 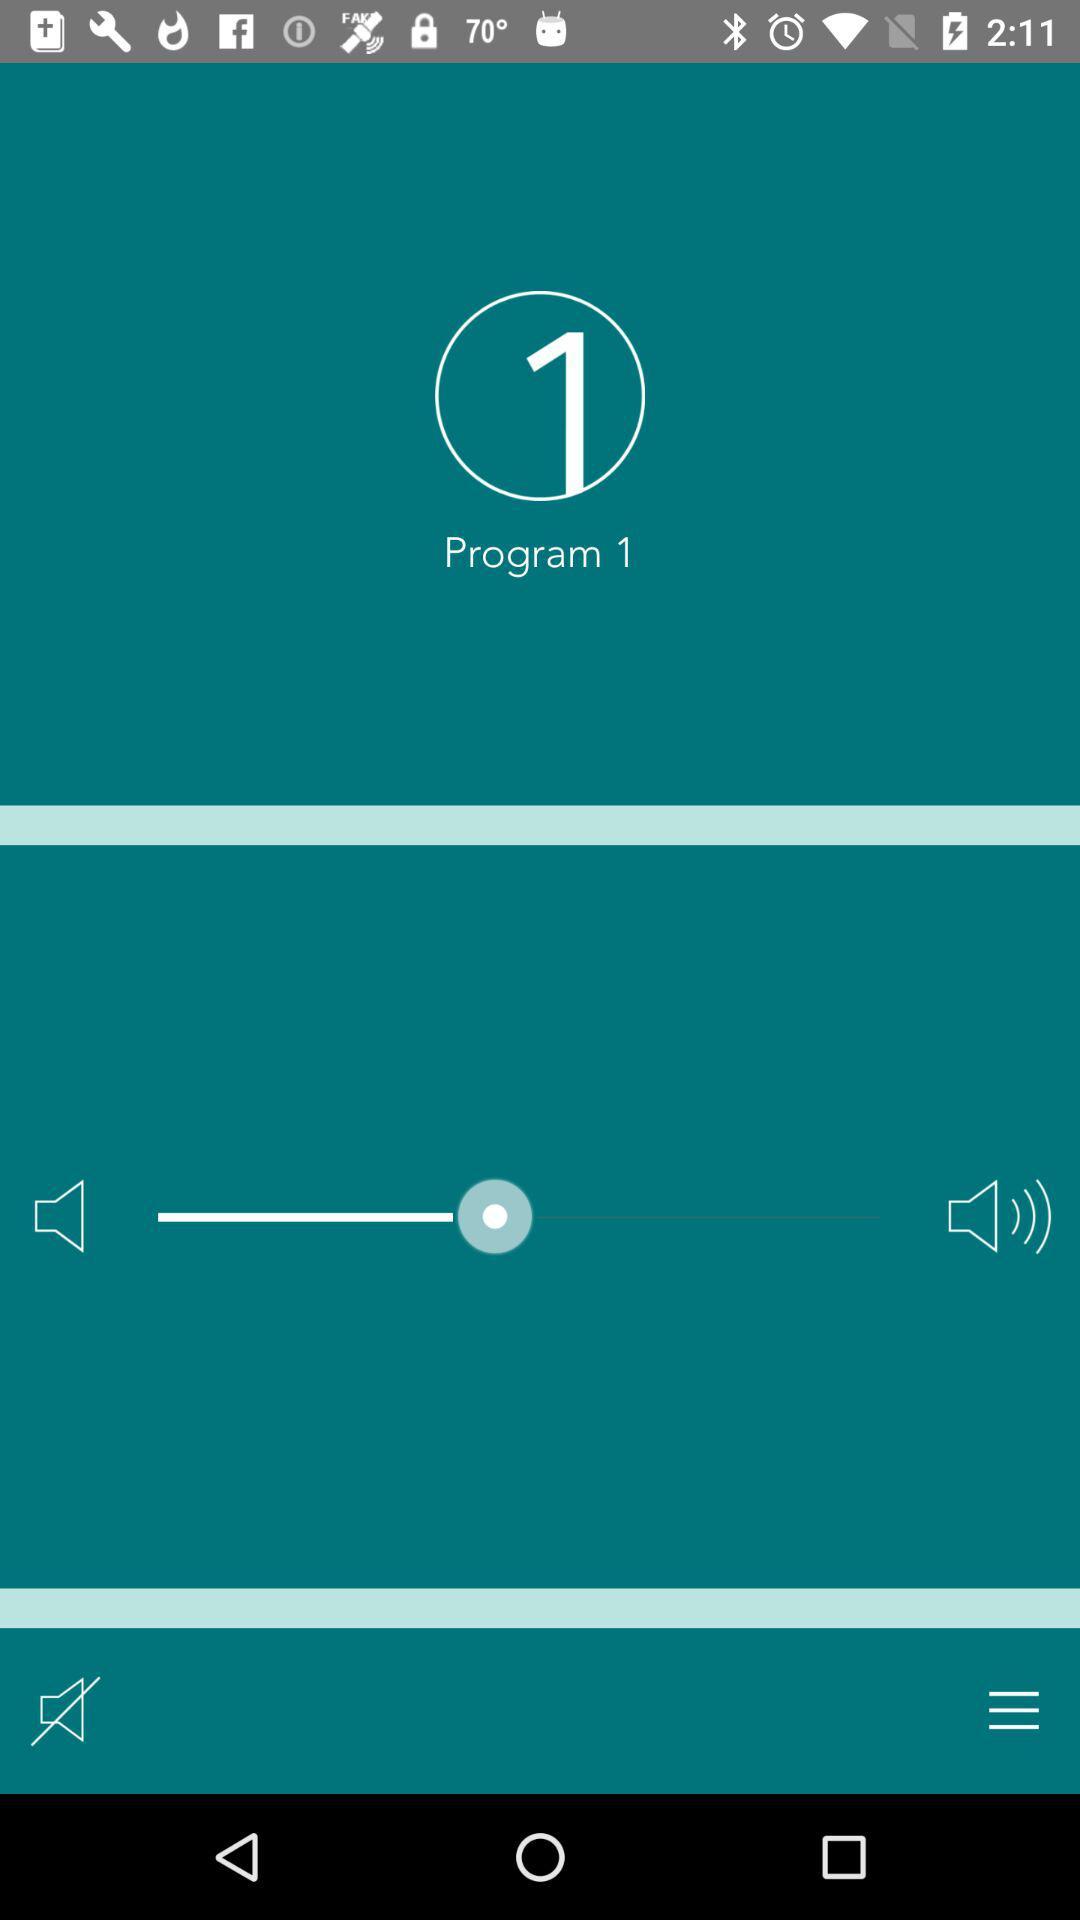 I want to click on mute sound, so click(x=64, y=1709).